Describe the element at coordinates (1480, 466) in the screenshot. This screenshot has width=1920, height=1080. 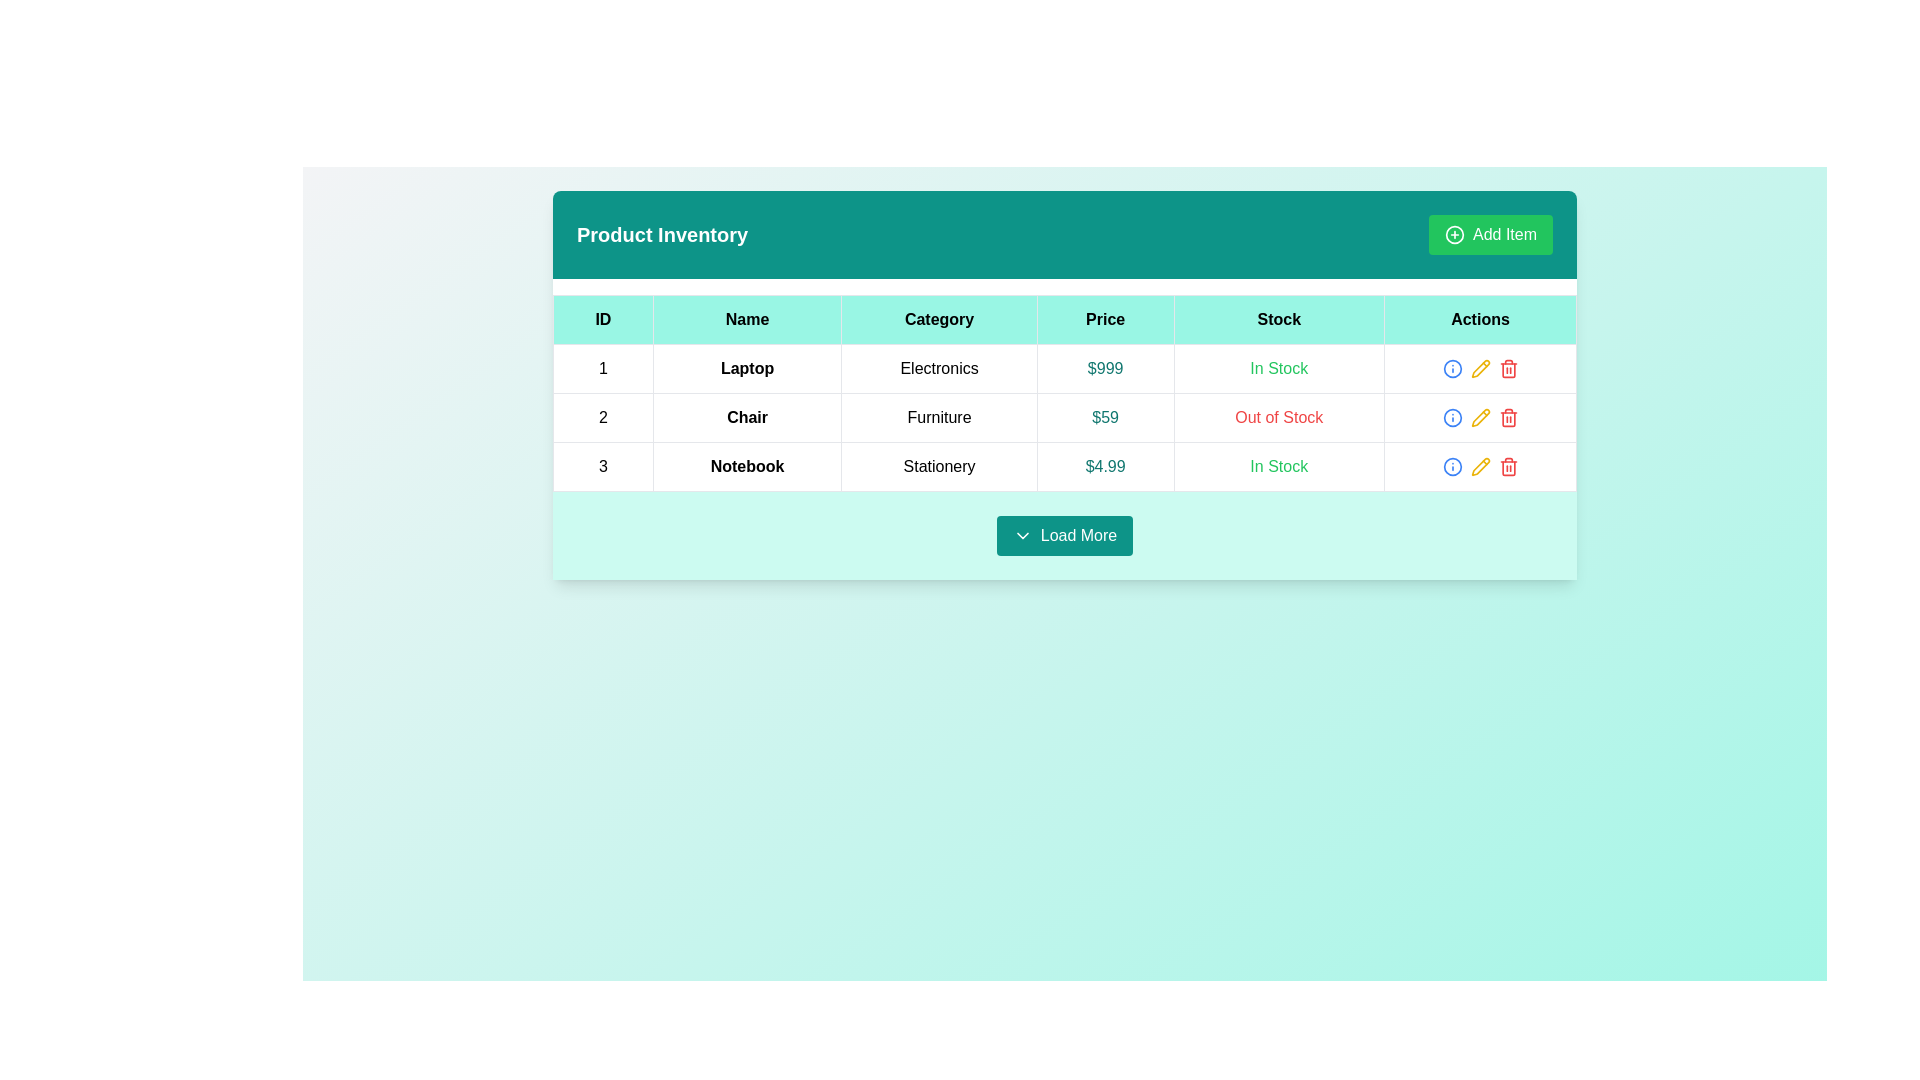
I see `the pencil icon button in the Actions column of the third row` at that location.